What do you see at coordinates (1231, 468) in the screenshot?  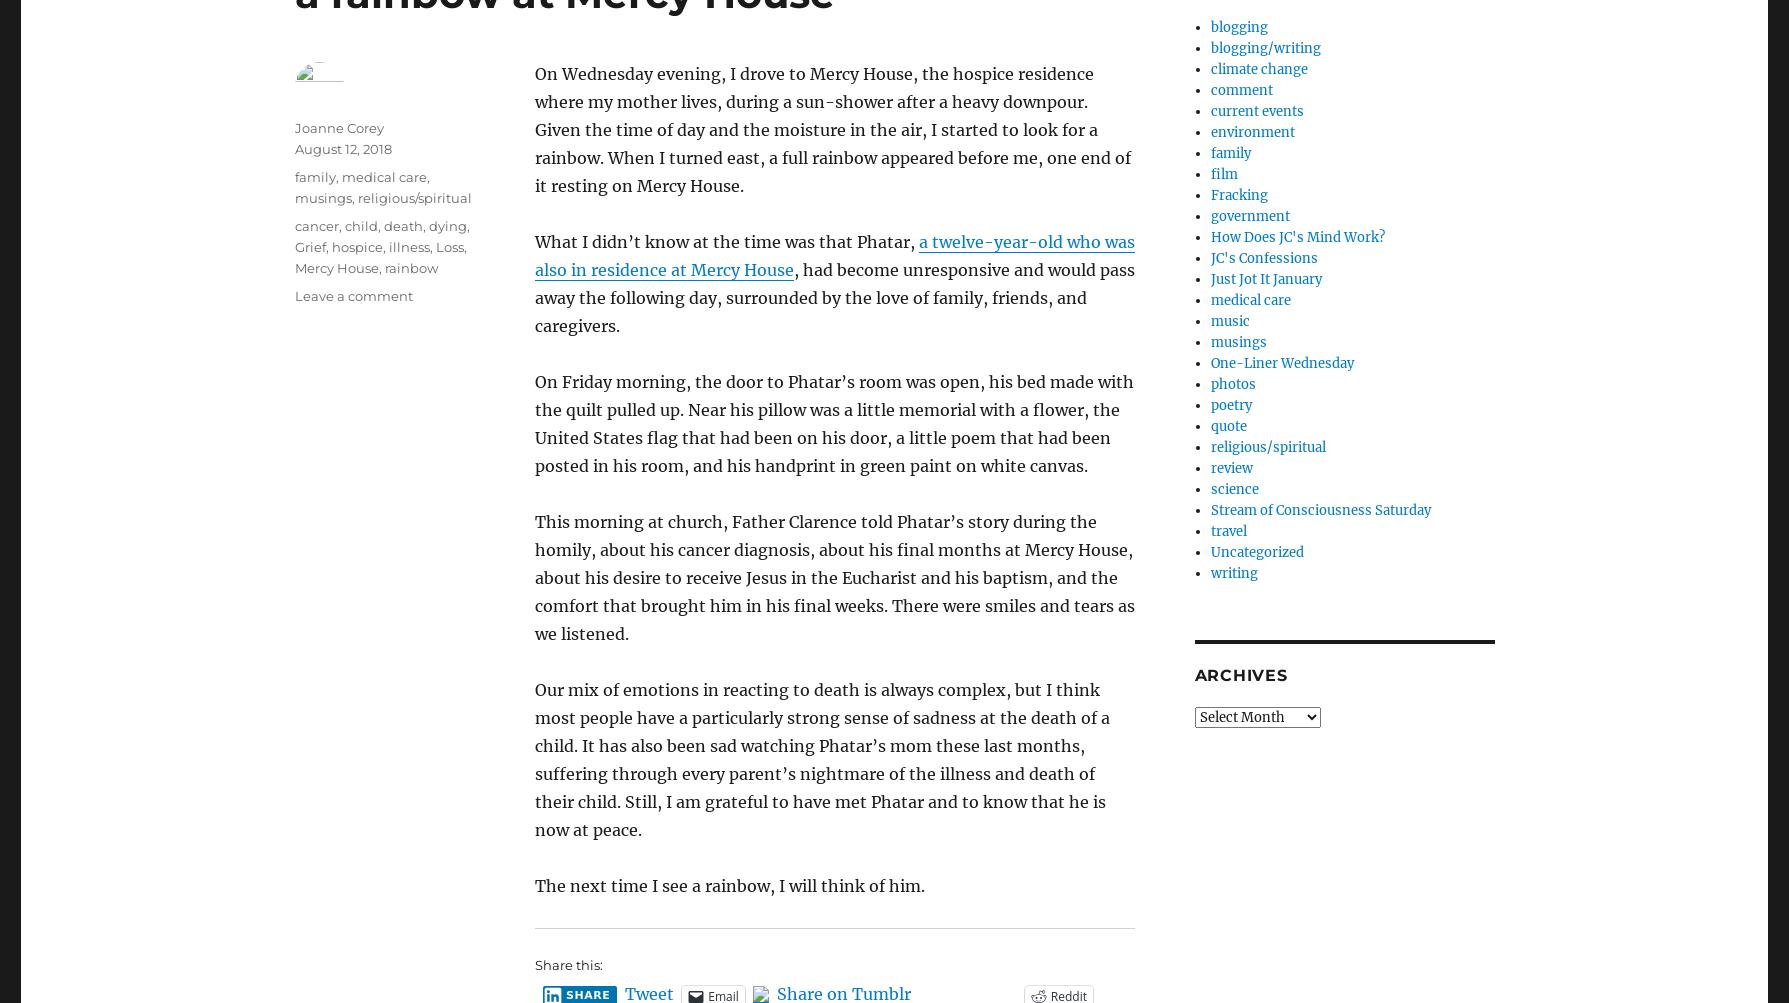 I see `'review'` at bounding box center [1231, 468].